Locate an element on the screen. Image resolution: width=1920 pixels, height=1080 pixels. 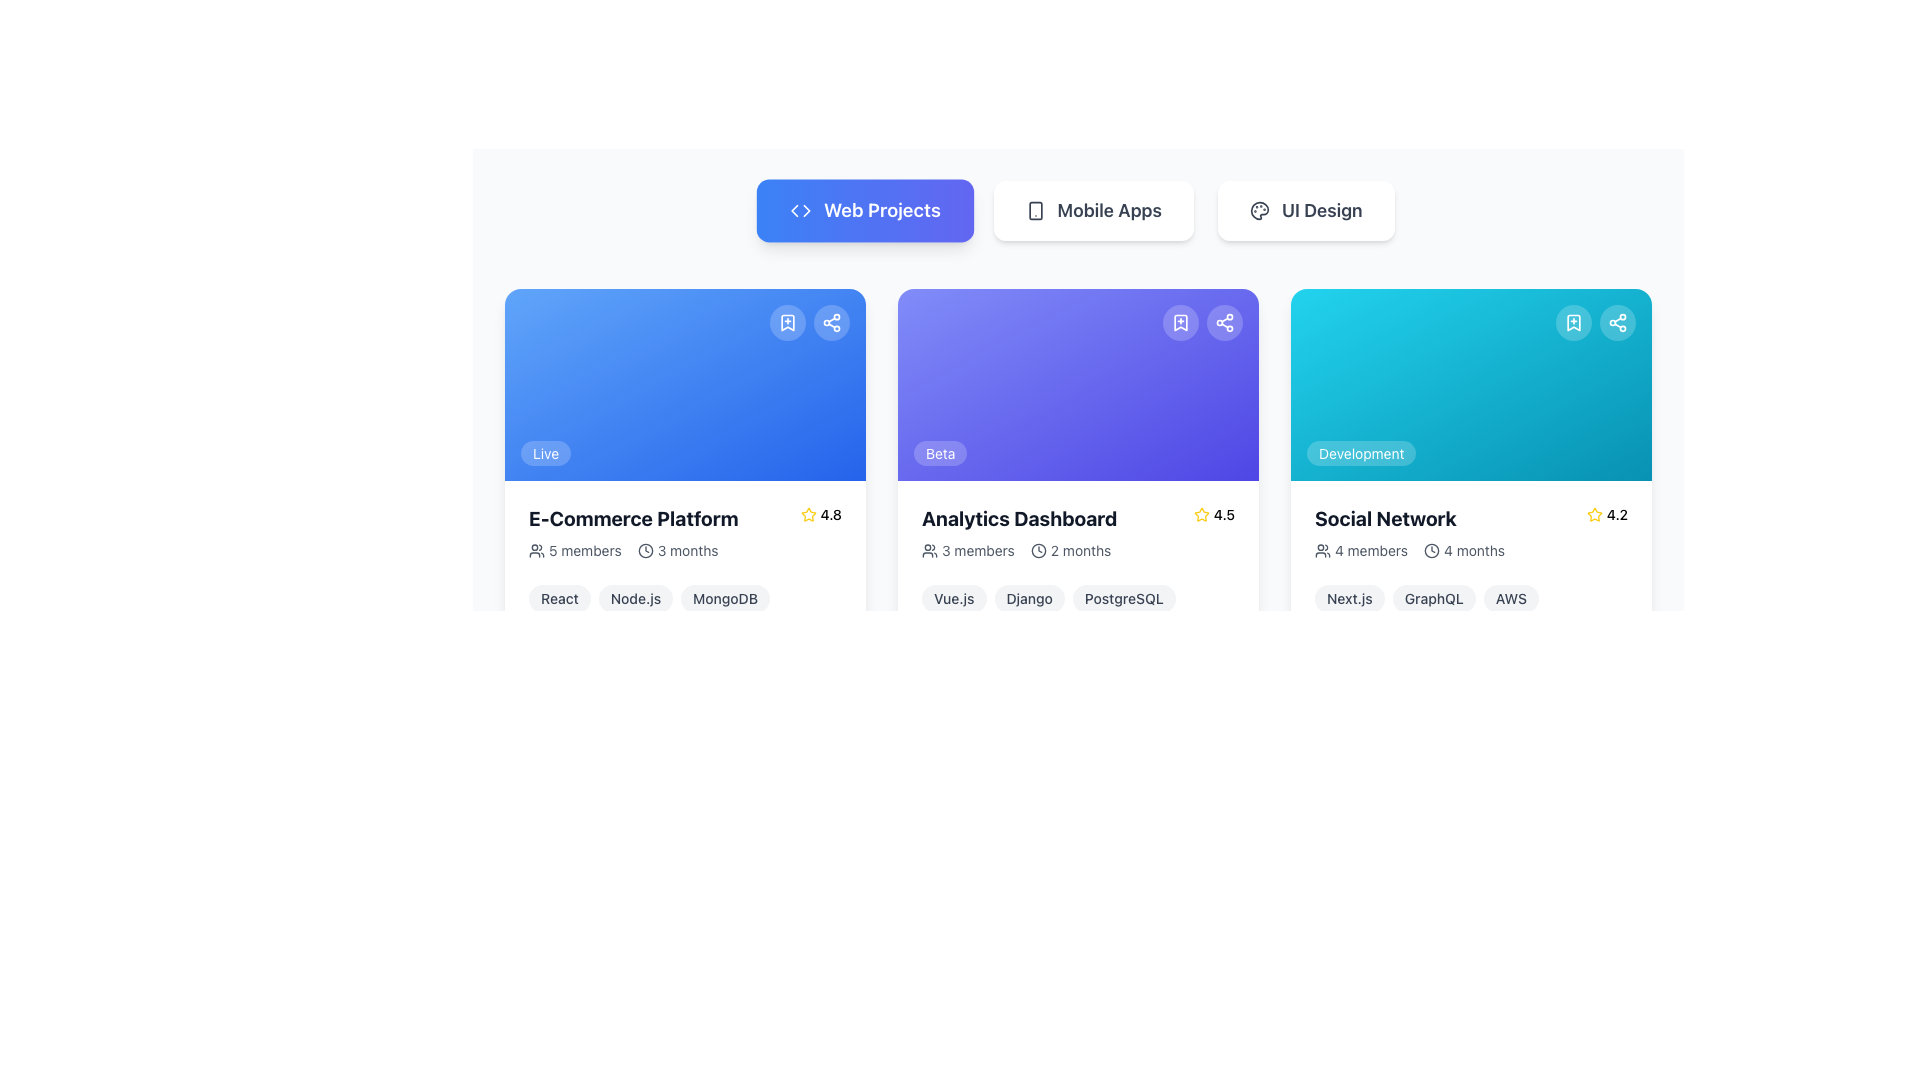
the bookmark button with a '+' symbol inside a rounded transparent button at the top-right corner of the Social Network card to bookmark the card is located at coordinates (1573, 322).